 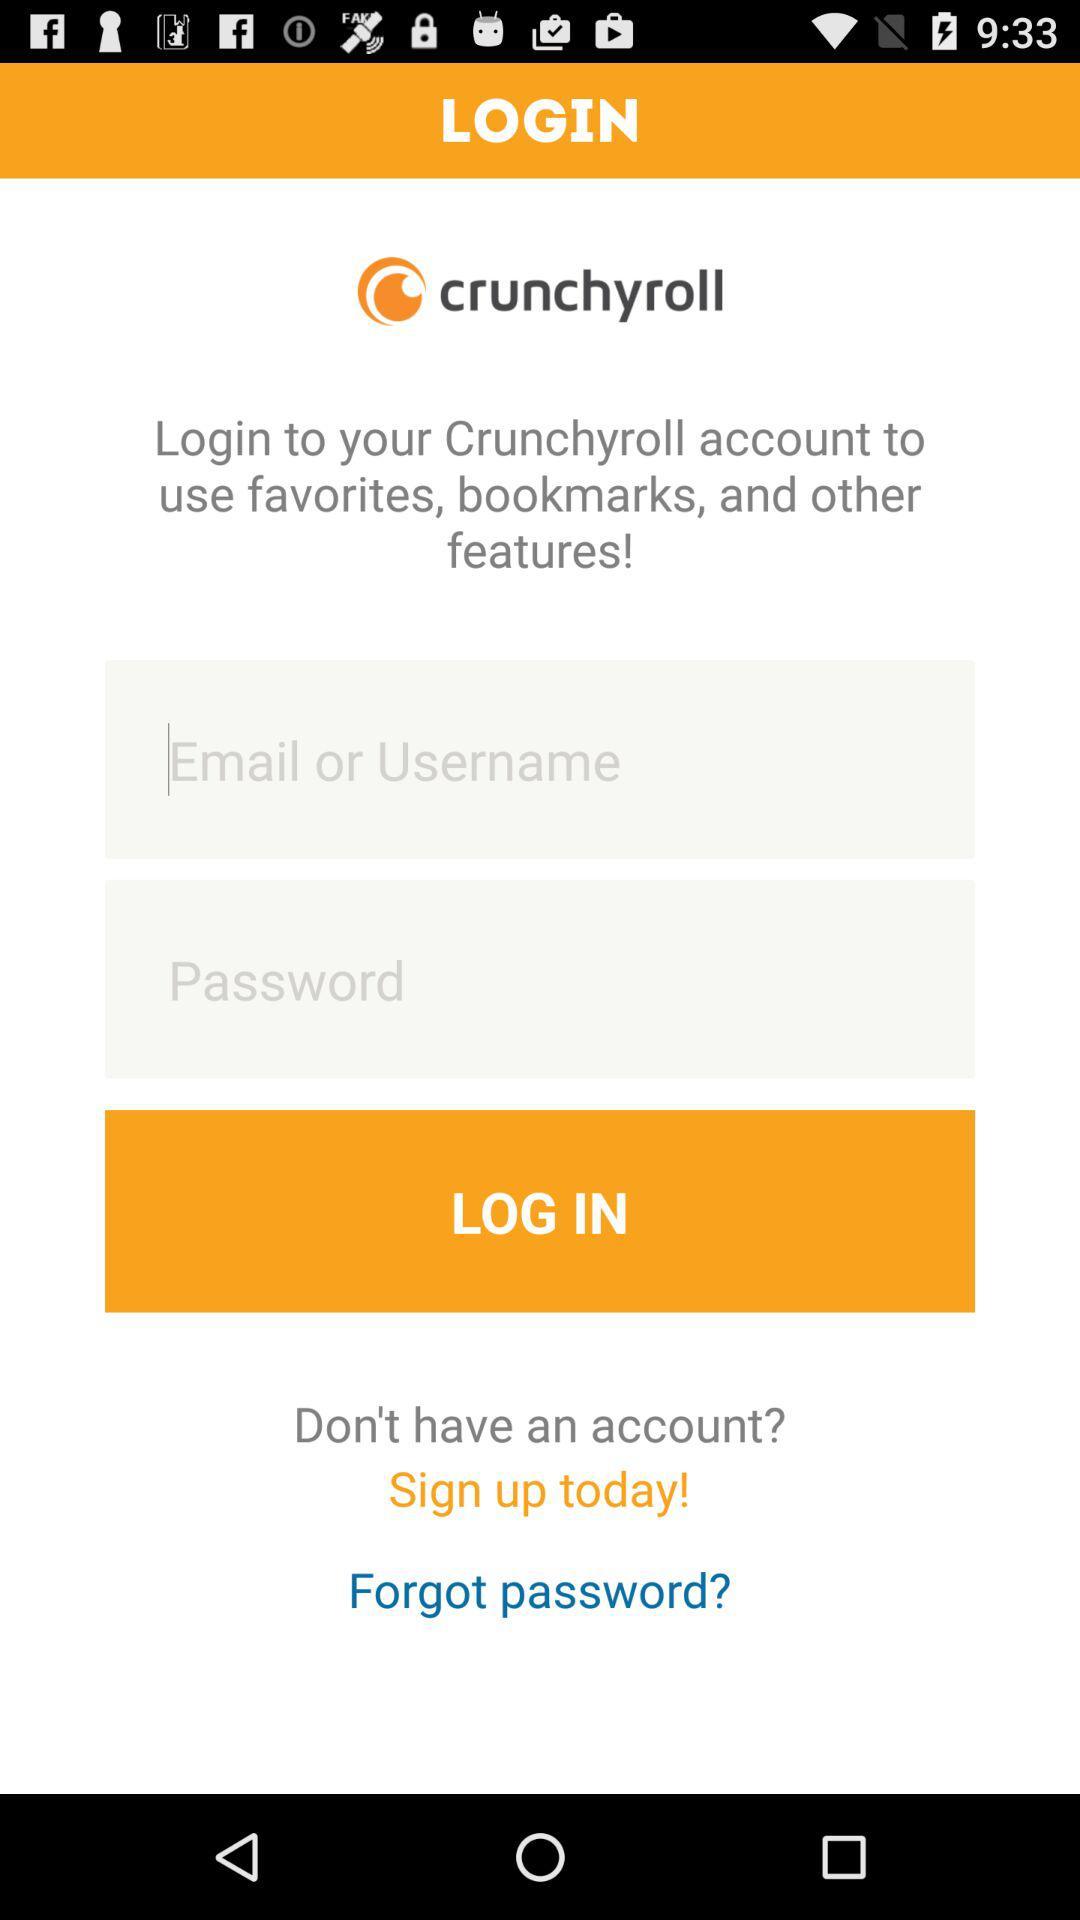 I want to click on sign up today! item, so click(x=538, y=1506).